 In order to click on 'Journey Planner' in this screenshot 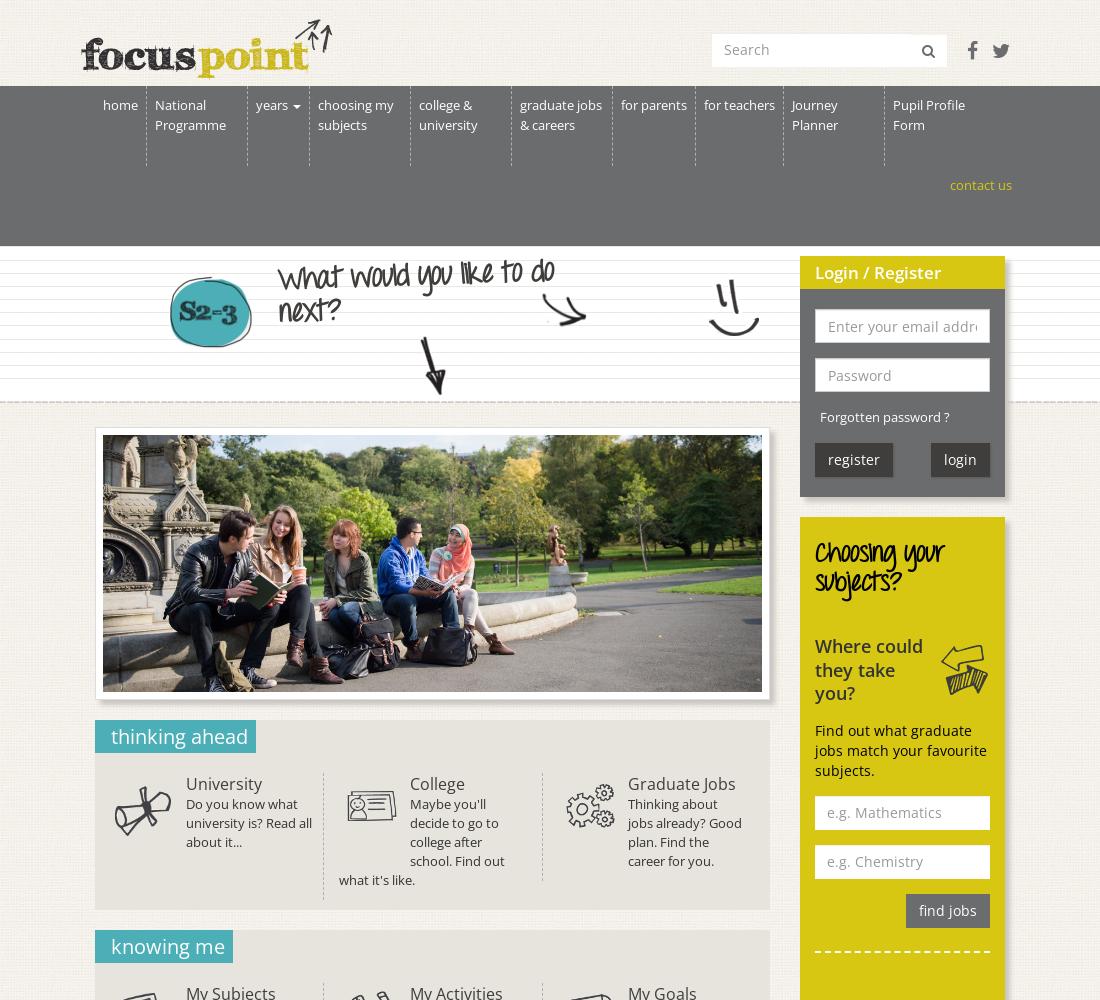, I will do `click(814, 114)`.